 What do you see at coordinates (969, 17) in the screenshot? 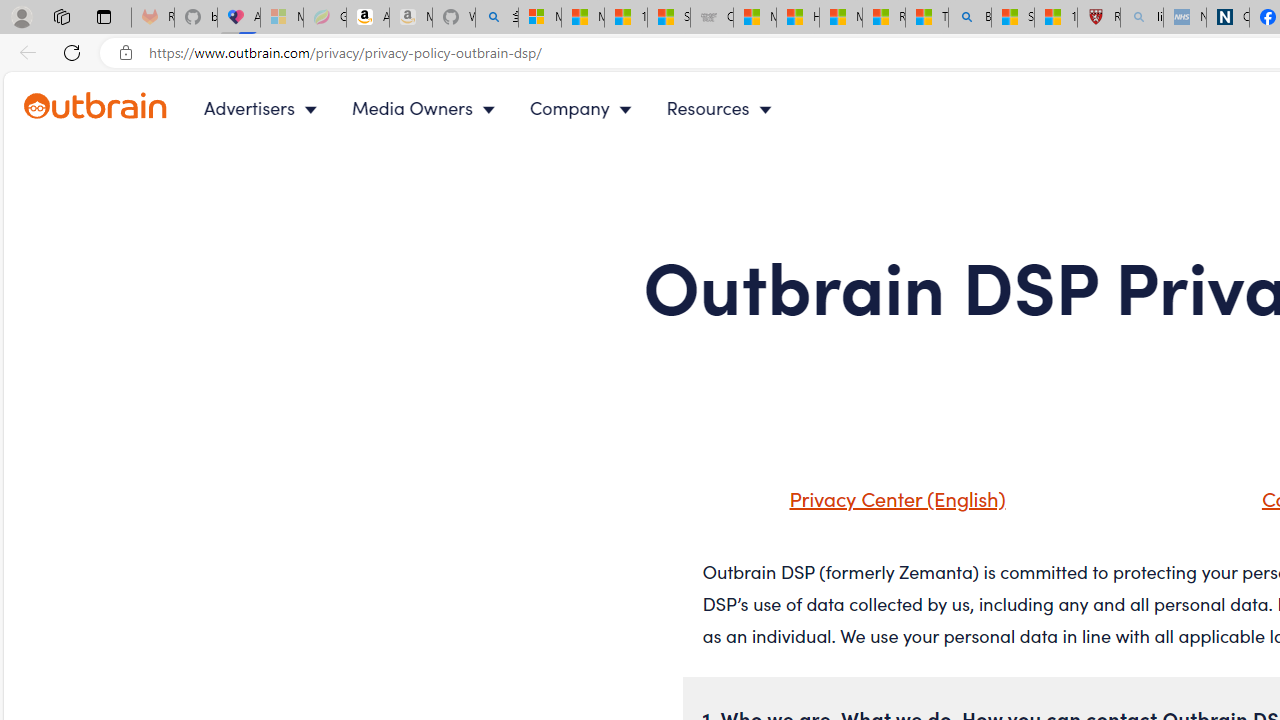
I see `'Bing'` at bounding box center [969, 17].